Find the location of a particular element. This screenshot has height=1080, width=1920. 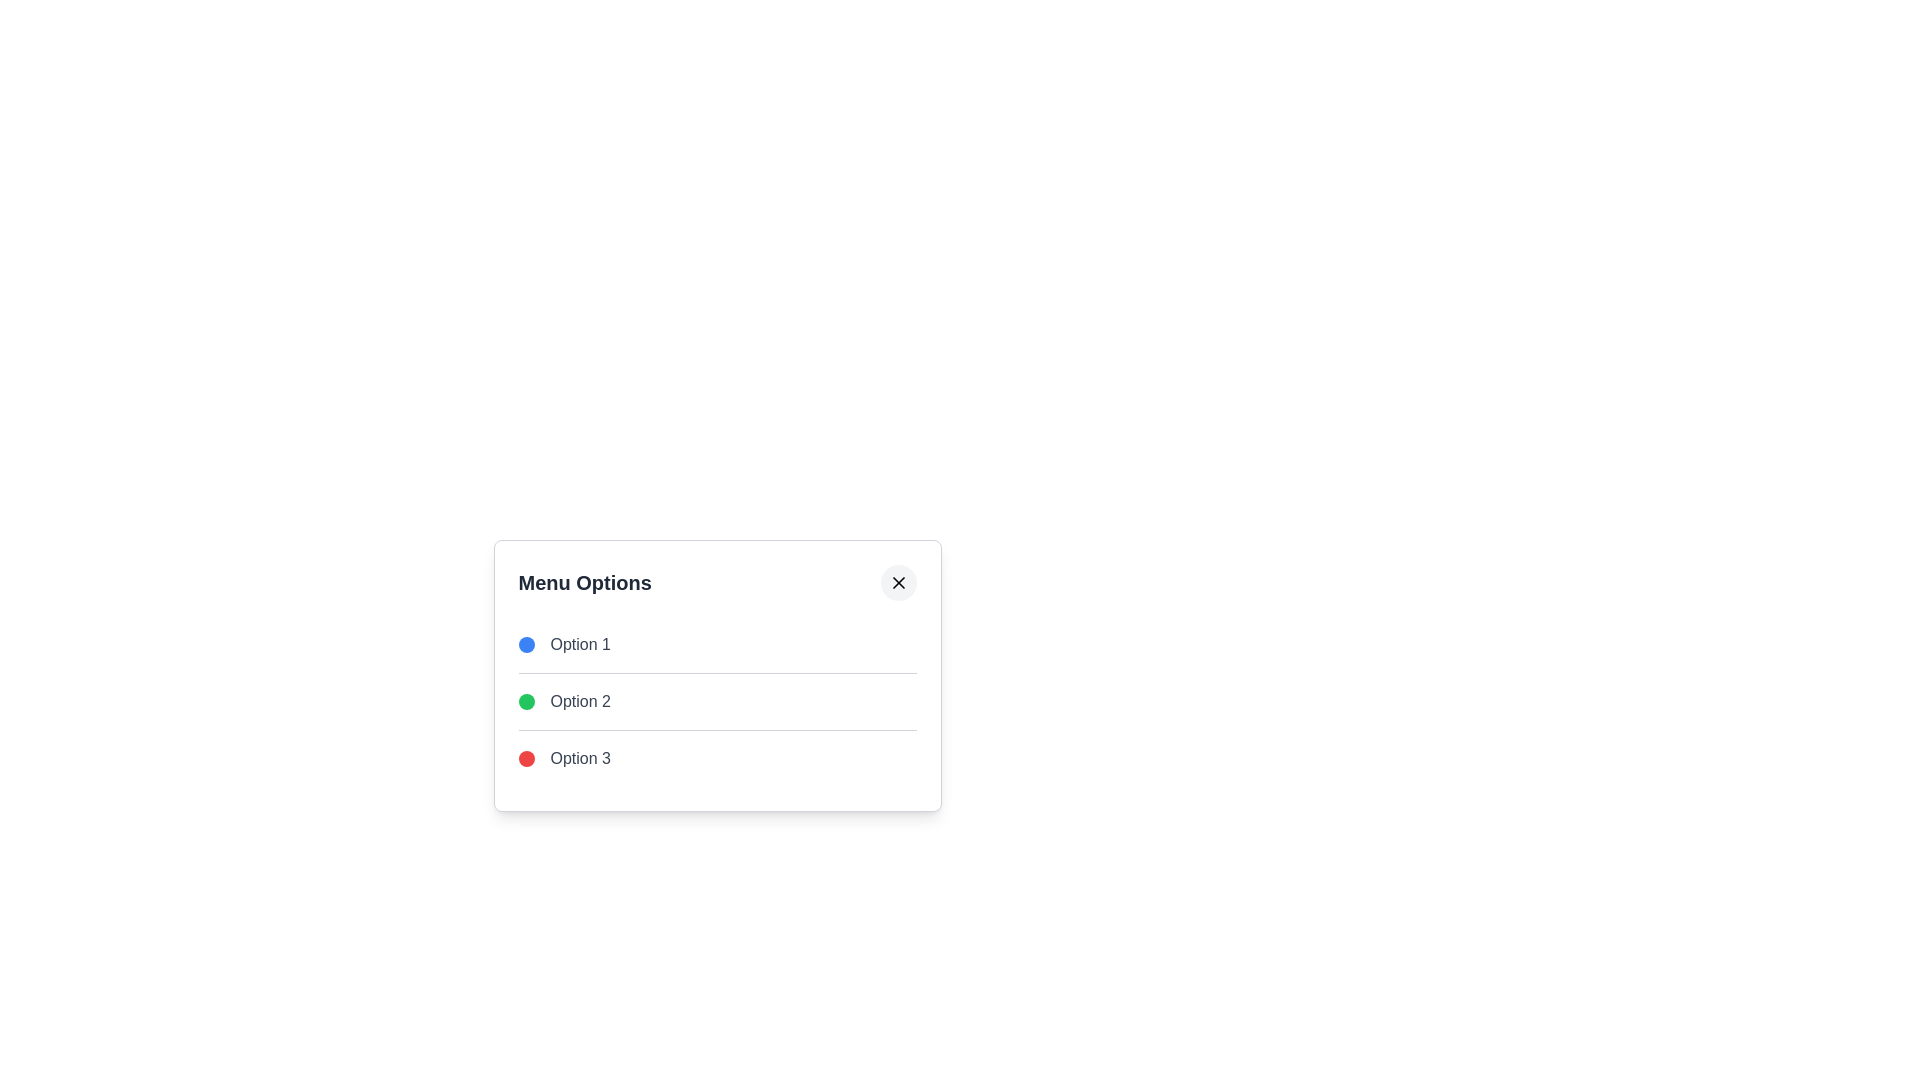

the close button located at the top-right corner of the 'Menu Options' card is located at coordinates (897, 582).